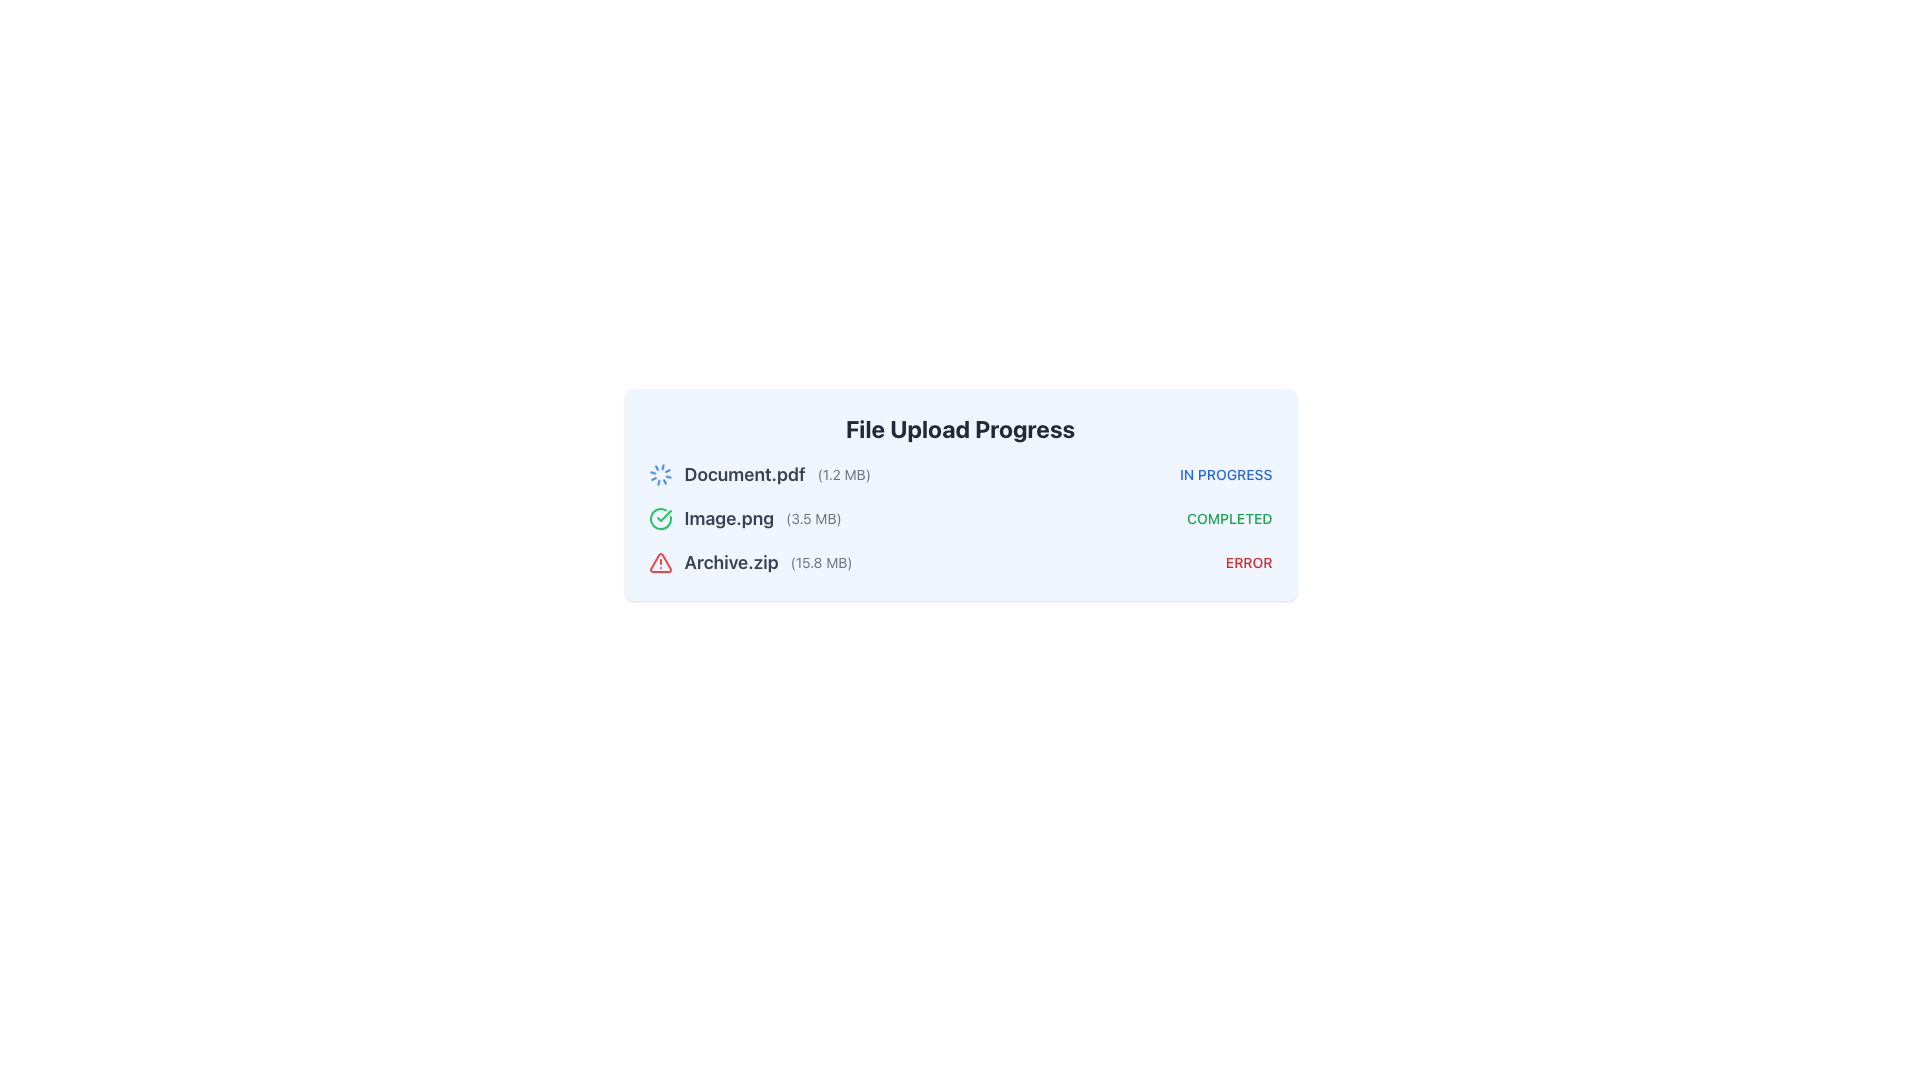 The width and height of the screenshot is (1920, 1080). I want to click on the circular green icon with a checkmark symbol that indicates a successful action, positioned to the left of the file name 'Image.png', so click(660, 518).